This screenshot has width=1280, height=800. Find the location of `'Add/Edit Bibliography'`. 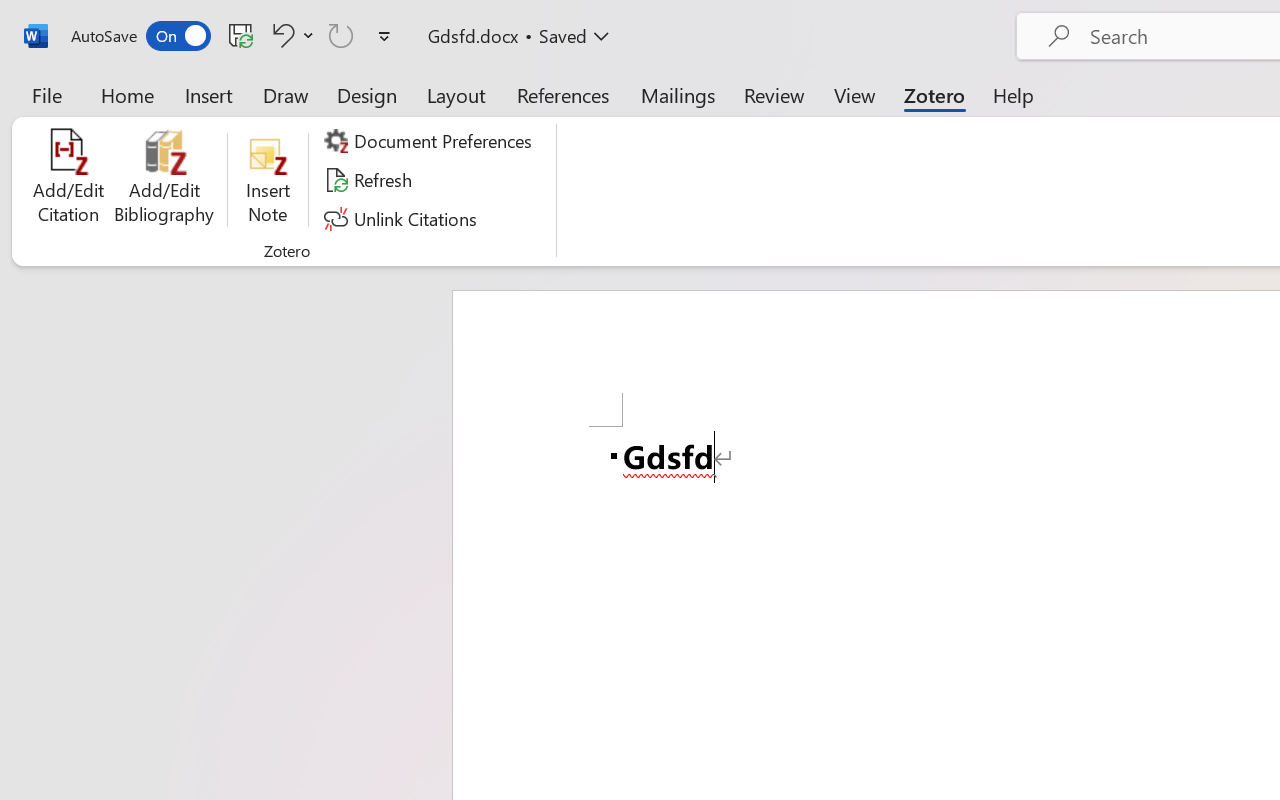

'Add/Edit Bibliography' is located at coordinates (164, 179).